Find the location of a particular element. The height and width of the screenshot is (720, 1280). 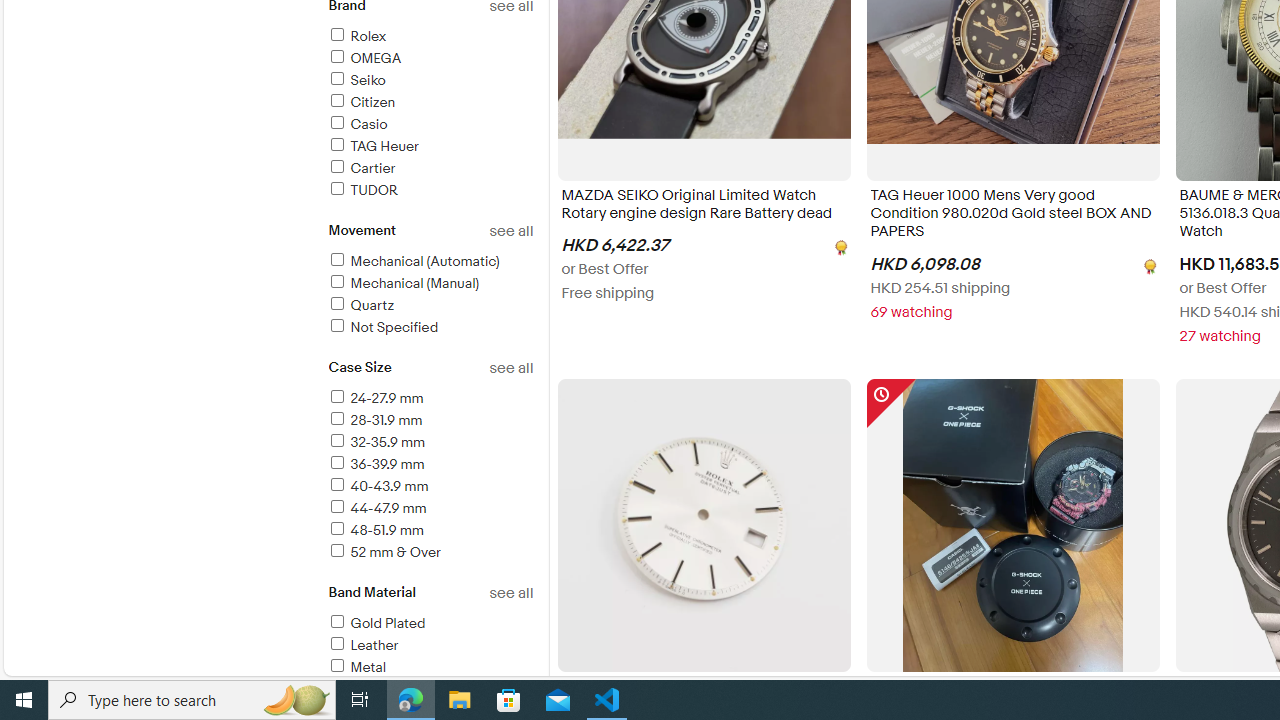

'Metal' is located at coordinates (356, 667).